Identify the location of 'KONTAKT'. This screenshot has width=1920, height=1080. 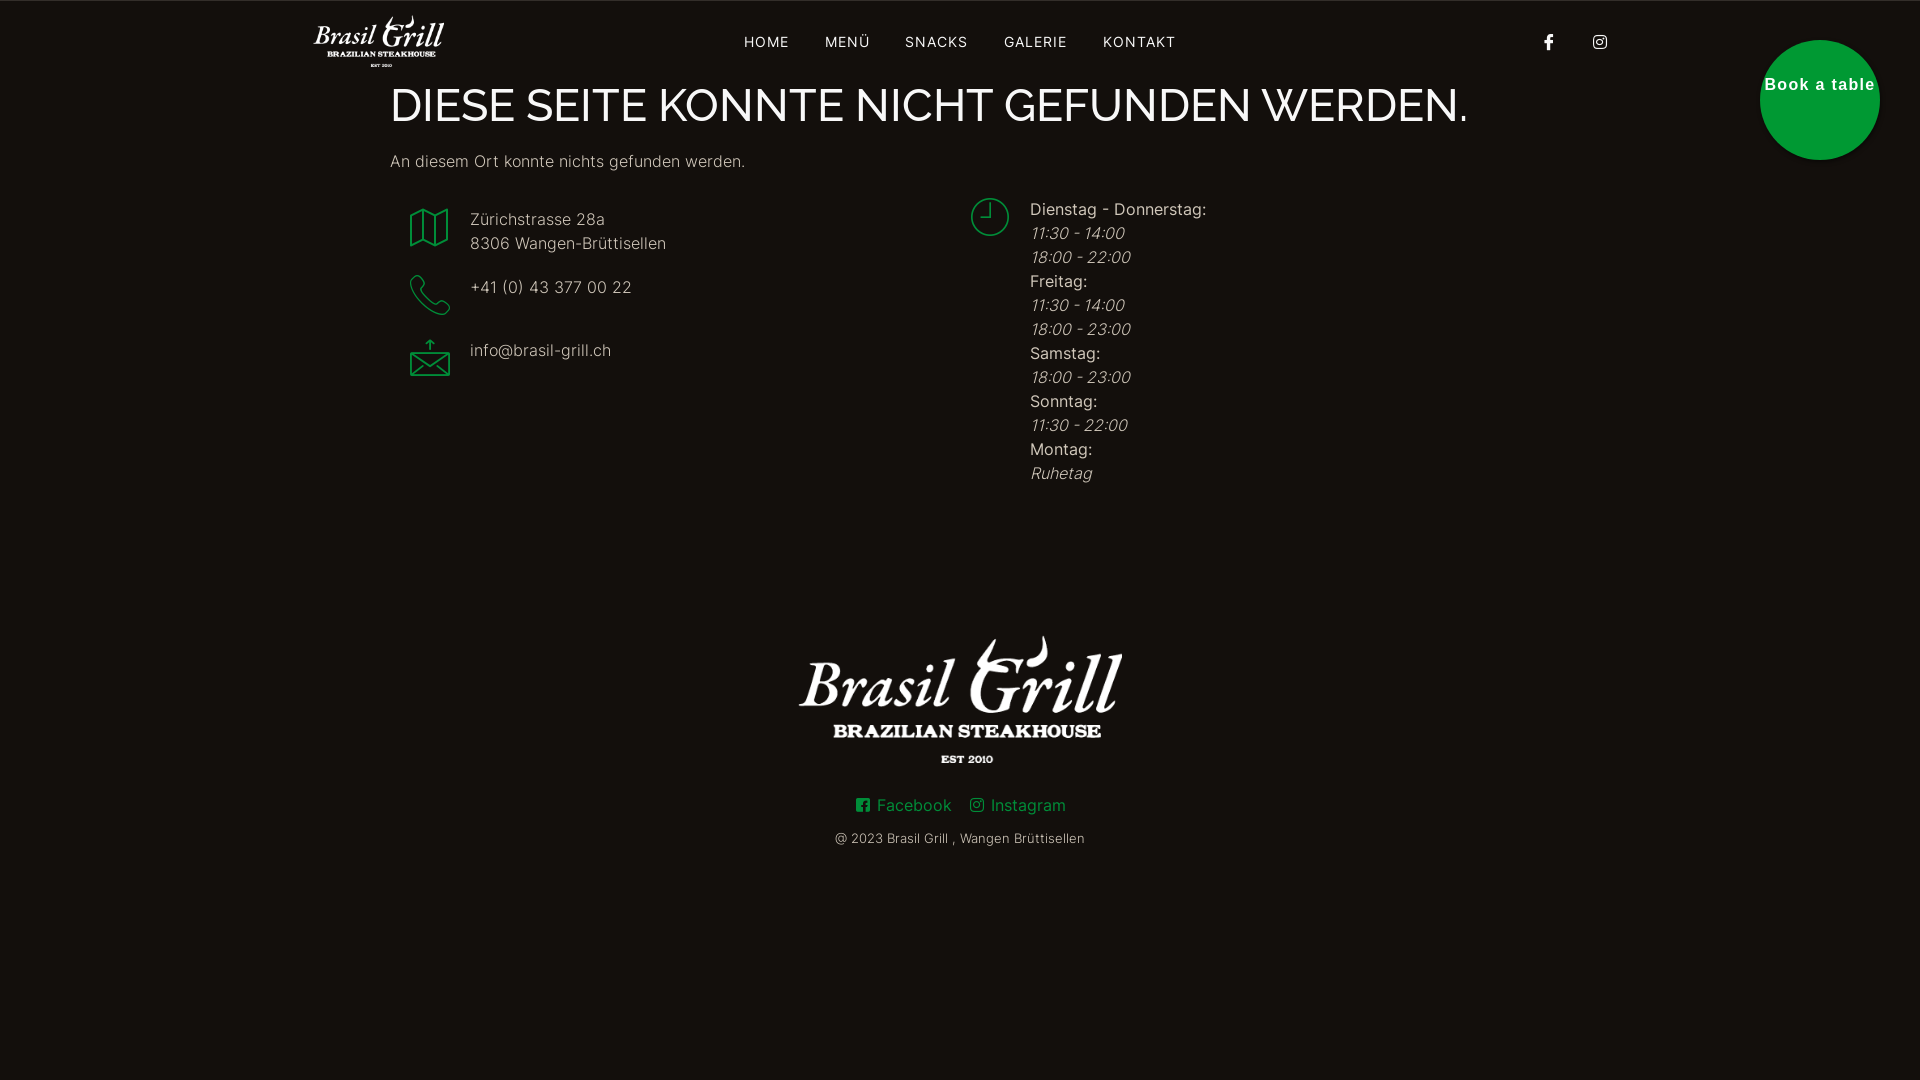
(1139, 41).